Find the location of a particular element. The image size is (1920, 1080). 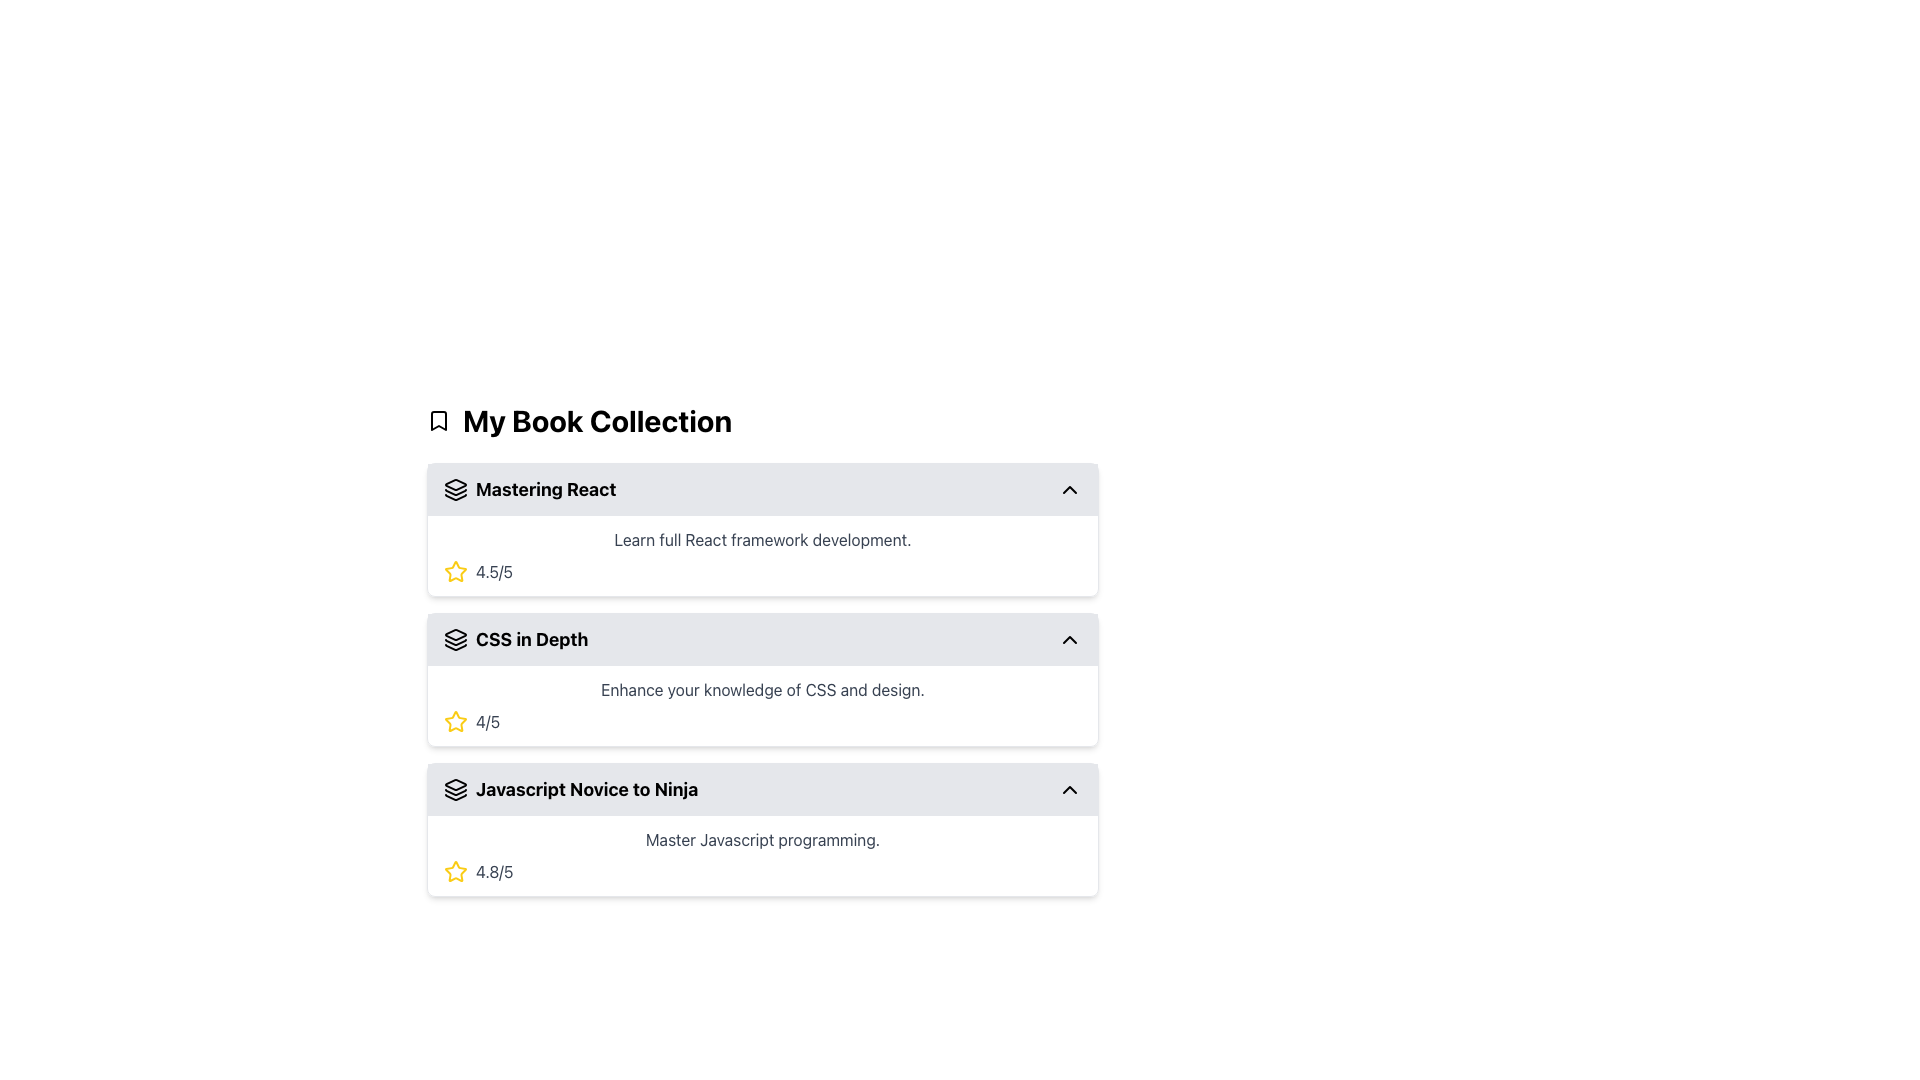

text of the 'Mastering React' label, which is the first item in the 'My Book Collection' list and styled in bold next to a decorative icon is located at coordinates (546, 489).